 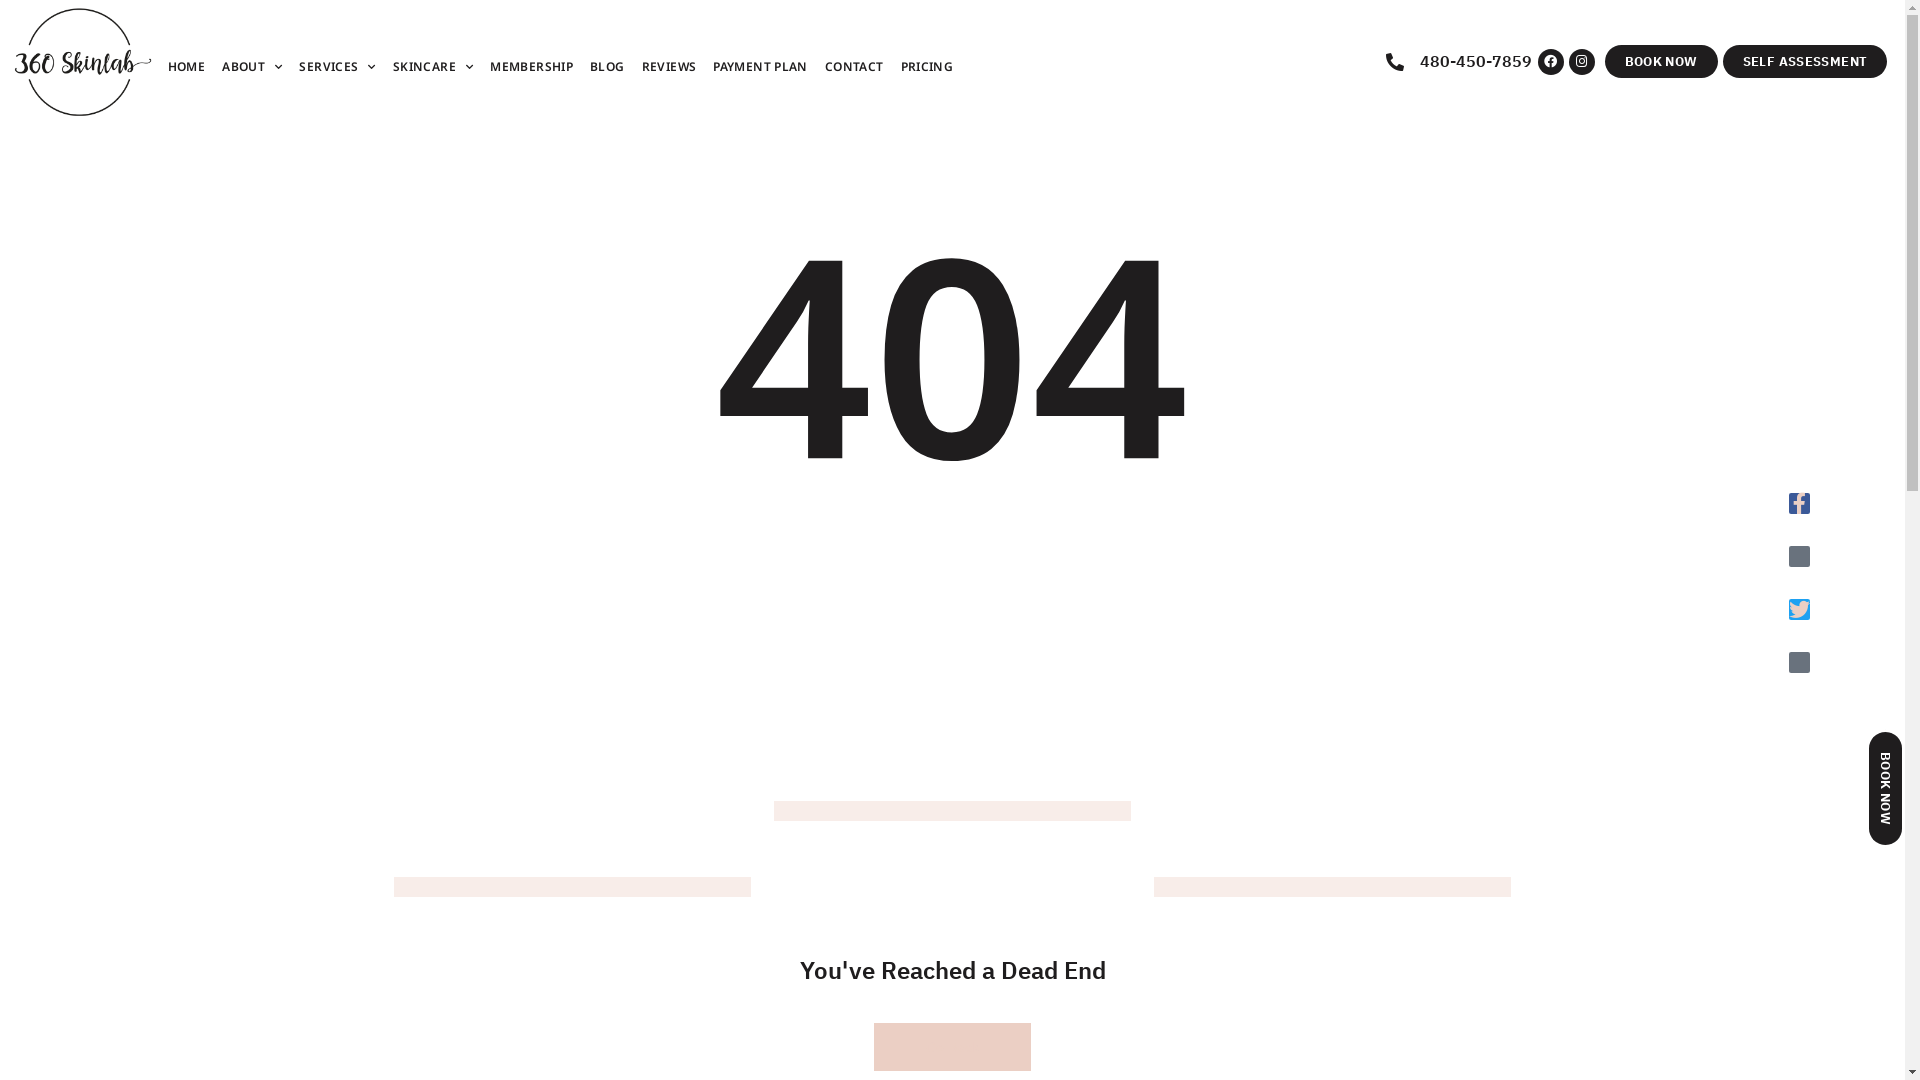 I want to click on 'ABOUT', so click(x=251, y=65).